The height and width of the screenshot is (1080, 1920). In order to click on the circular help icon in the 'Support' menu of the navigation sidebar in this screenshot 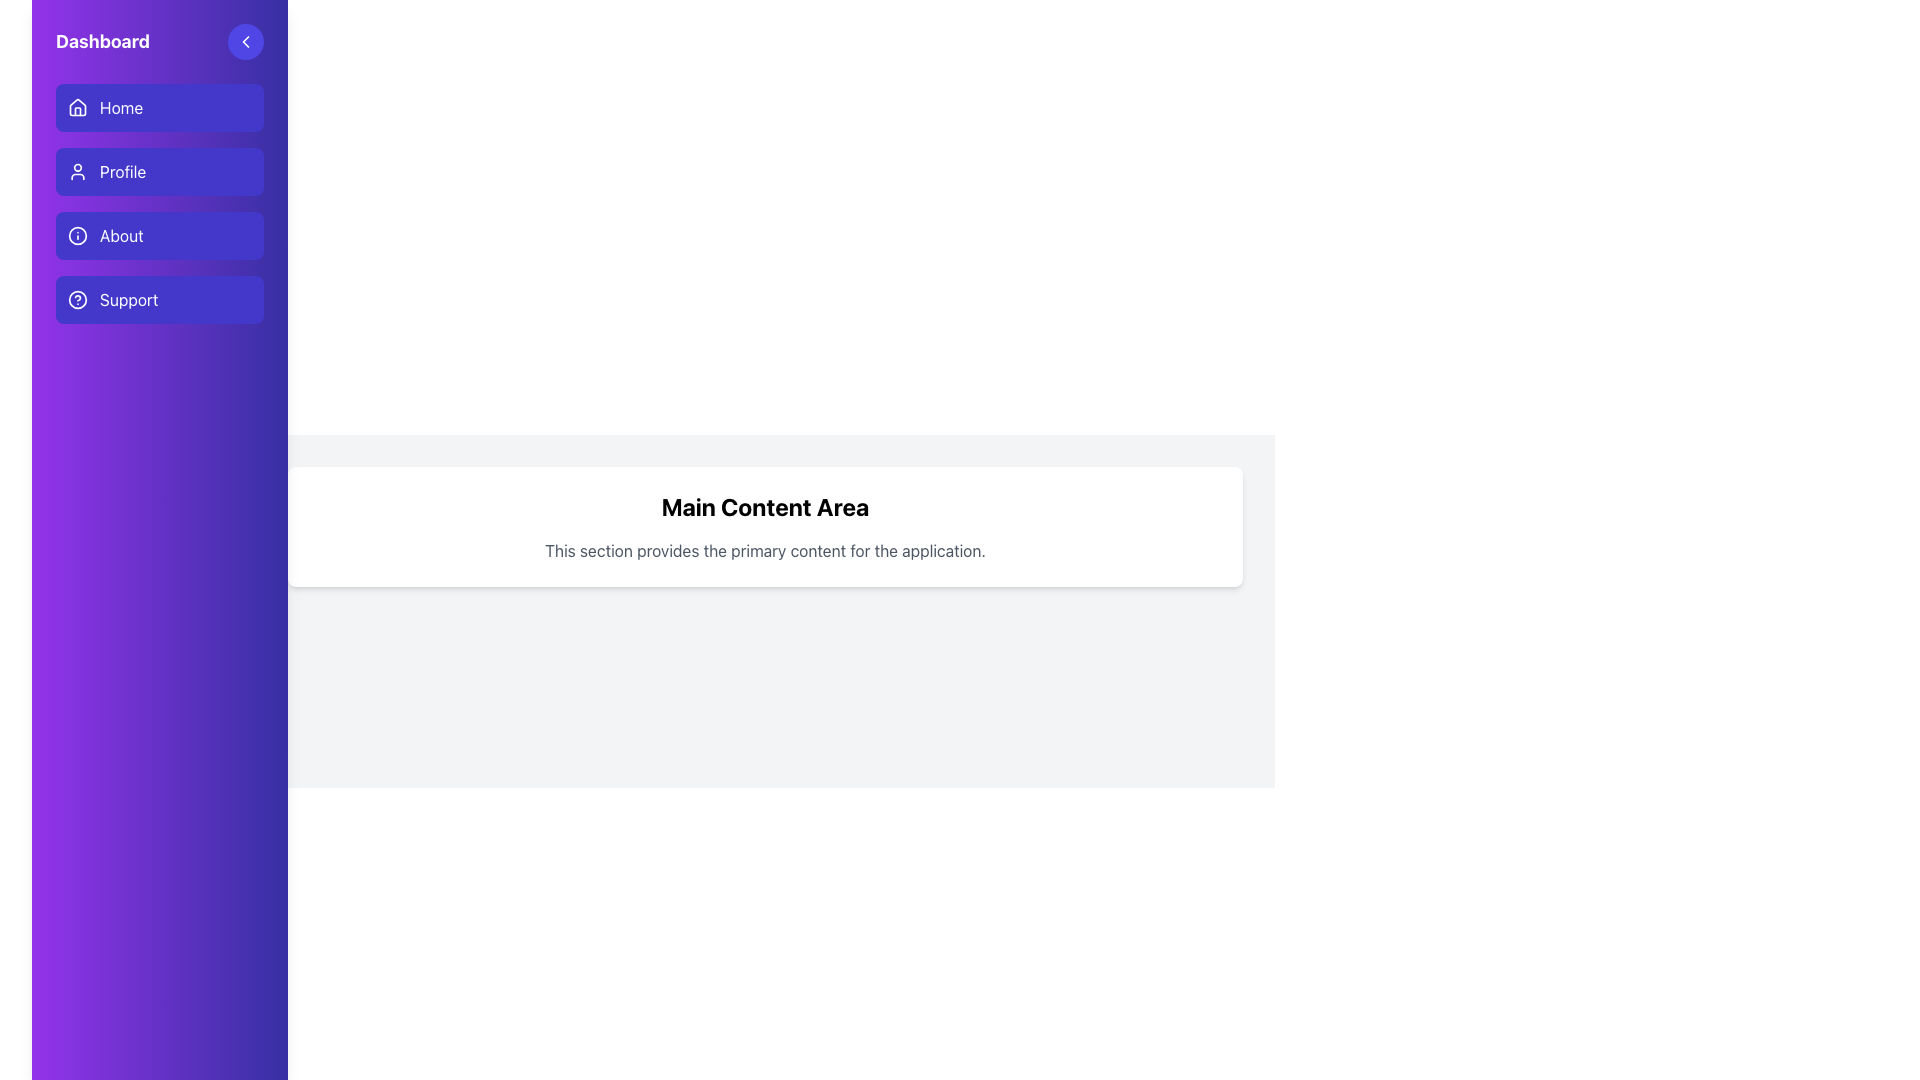, I will do `click(77, 300)`.